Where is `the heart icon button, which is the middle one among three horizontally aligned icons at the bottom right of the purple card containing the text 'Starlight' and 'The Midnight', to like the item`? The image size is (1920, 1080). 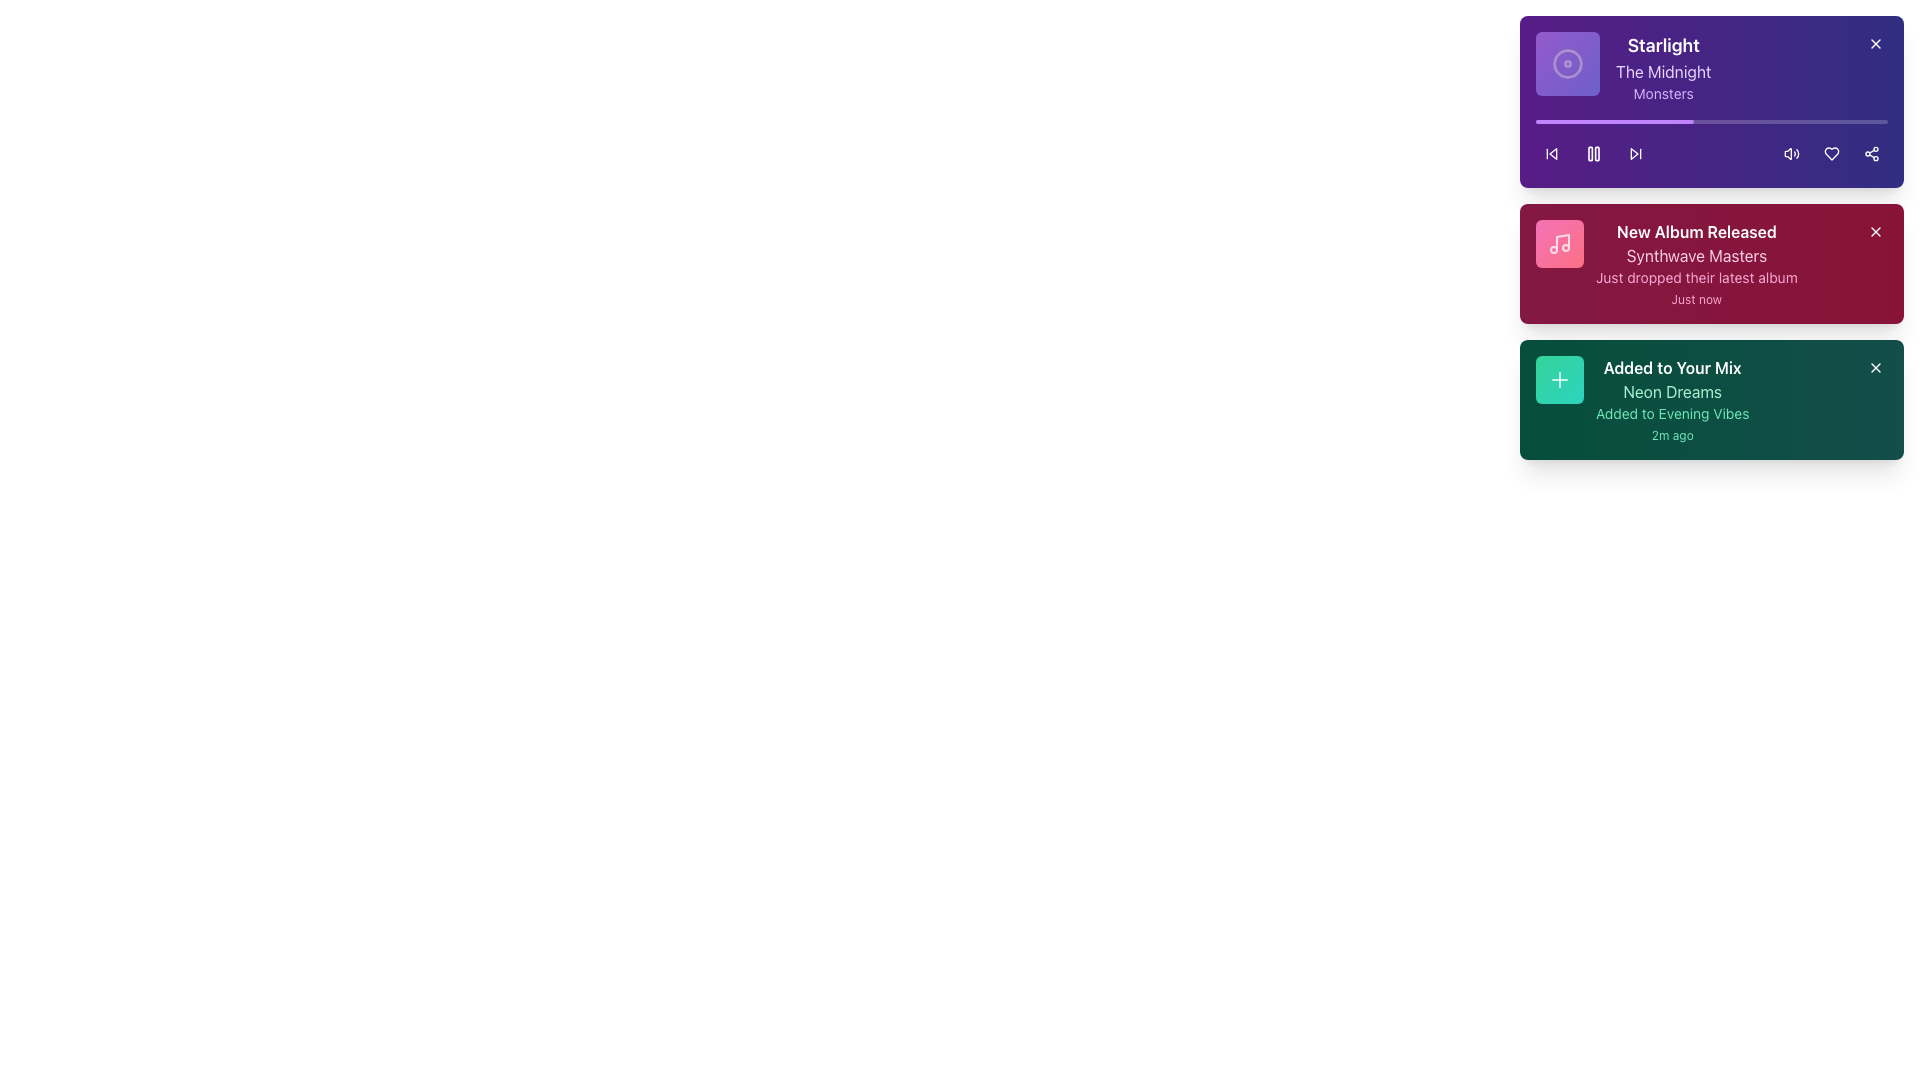 the heart icon button, which is the middle one among three horizontally aligned icons at the bottom right of the purple card containing the text 'Starlight' and 'The Midnight', to like the item is located at coordinates (1832, 153).